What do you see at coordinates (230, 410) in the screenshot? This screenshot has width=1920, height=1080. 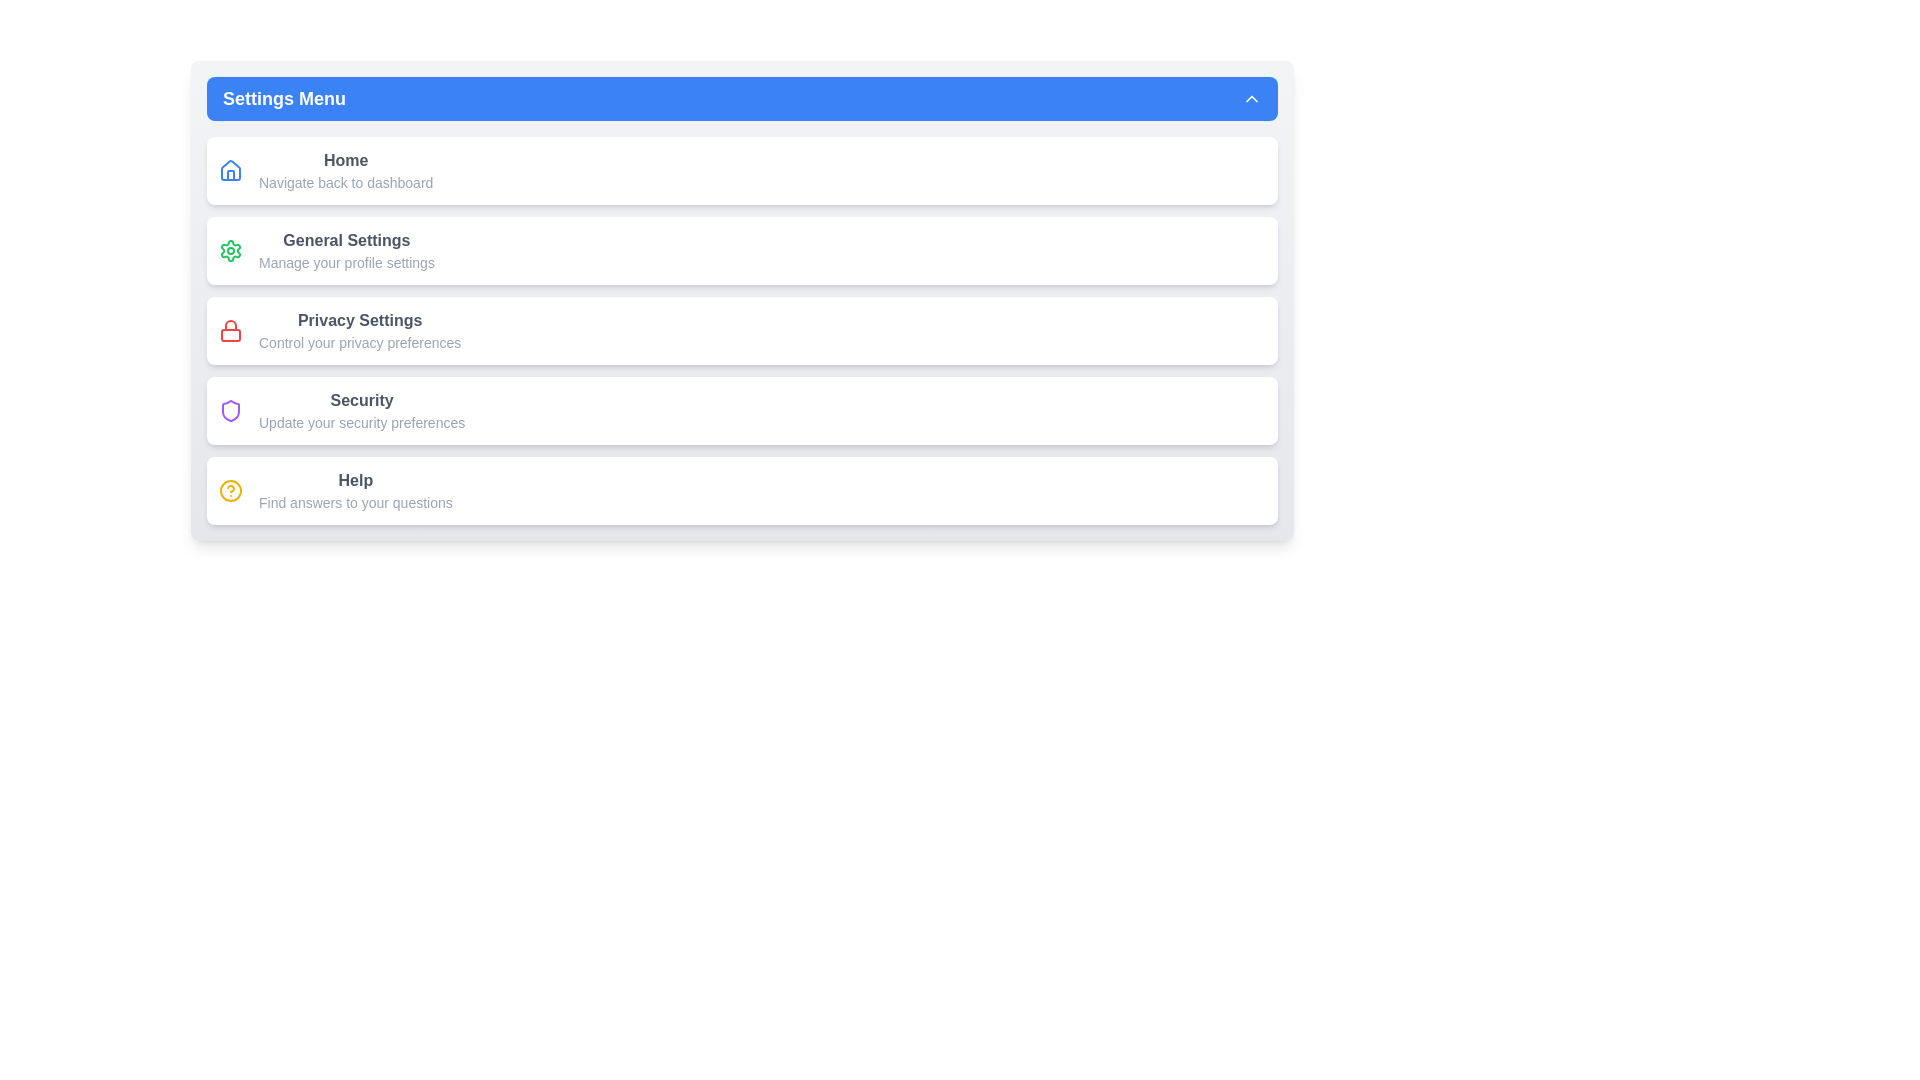 I see `the 'Security' icon located in the leftmost portion of the fourth row of the settings menu, which is visually represented to identify the 'Security' section` at bounding box center [230, 410].